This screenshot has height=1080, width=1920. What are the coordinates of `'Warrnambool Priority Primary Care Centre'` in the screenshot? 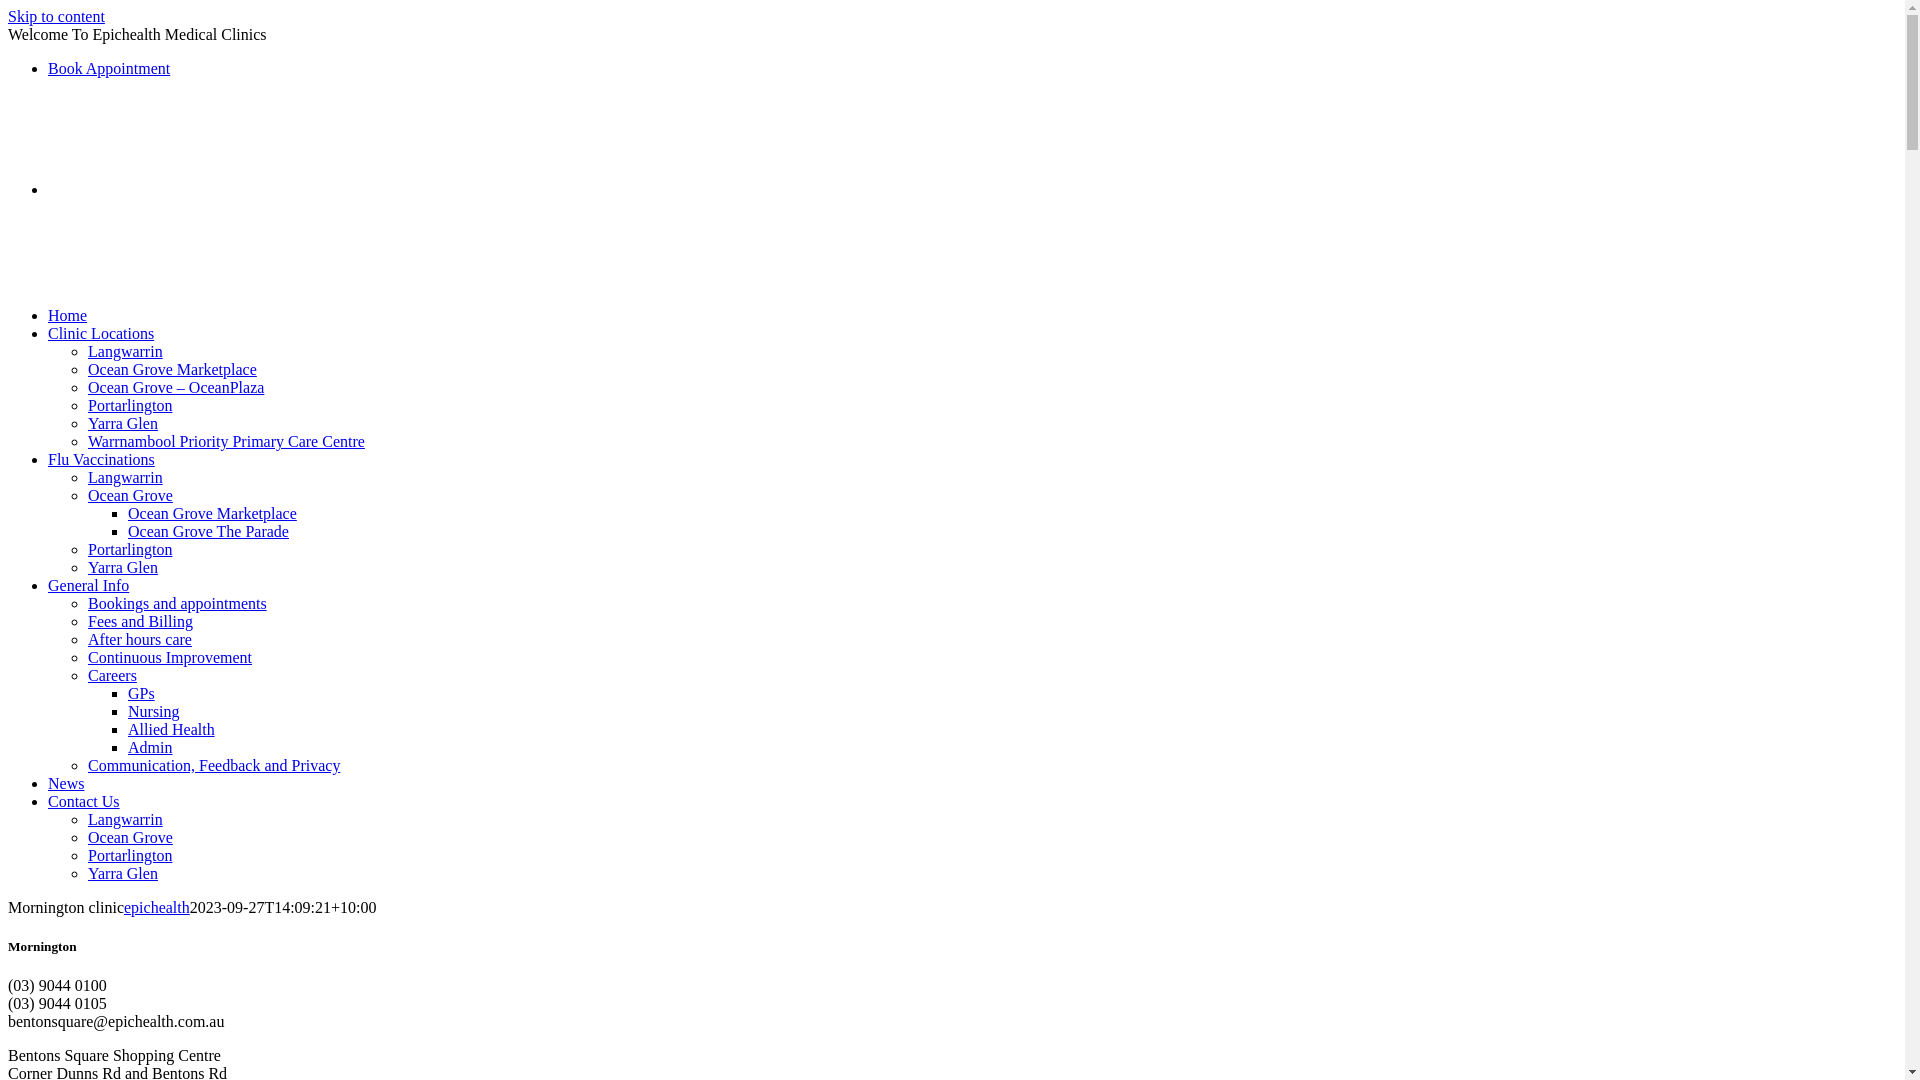 It's located at (226, 440).